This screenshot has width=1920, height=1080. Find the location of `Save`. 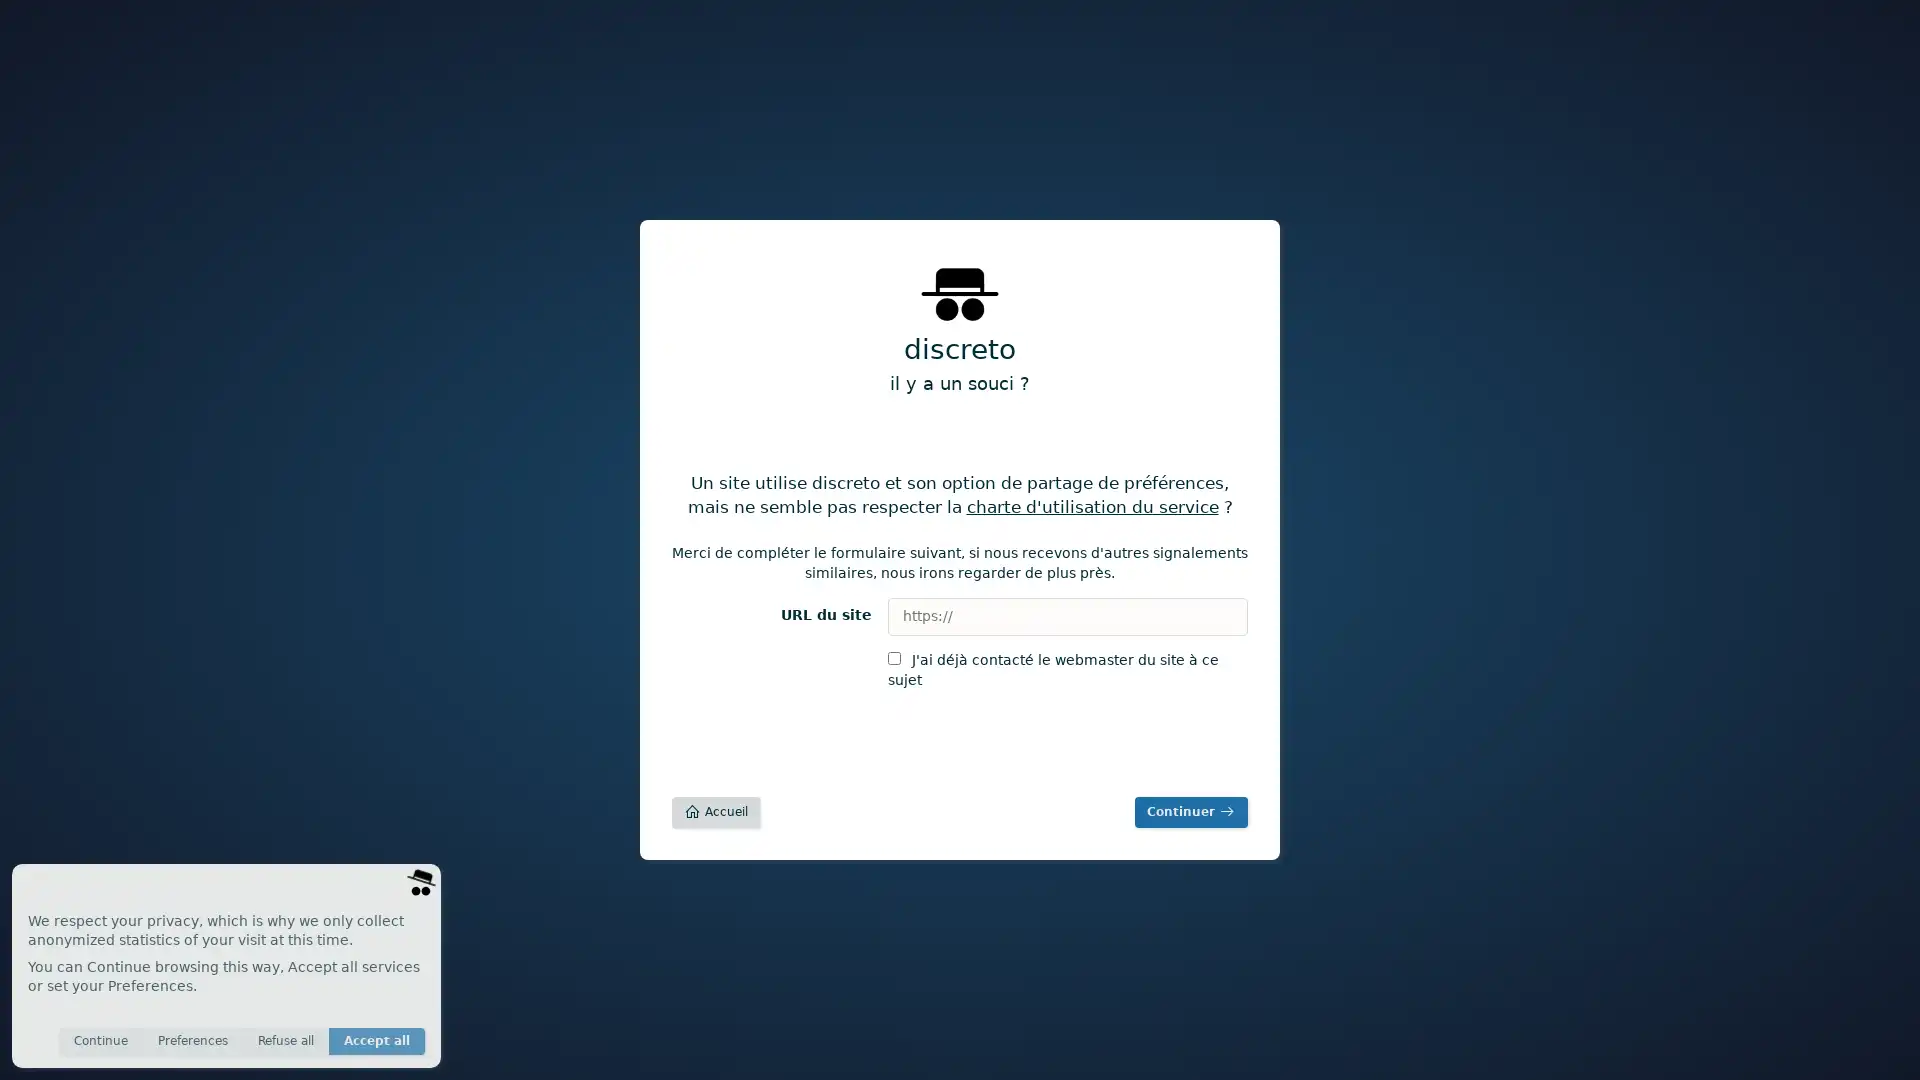

Save is located at coordinates (393, 1048).